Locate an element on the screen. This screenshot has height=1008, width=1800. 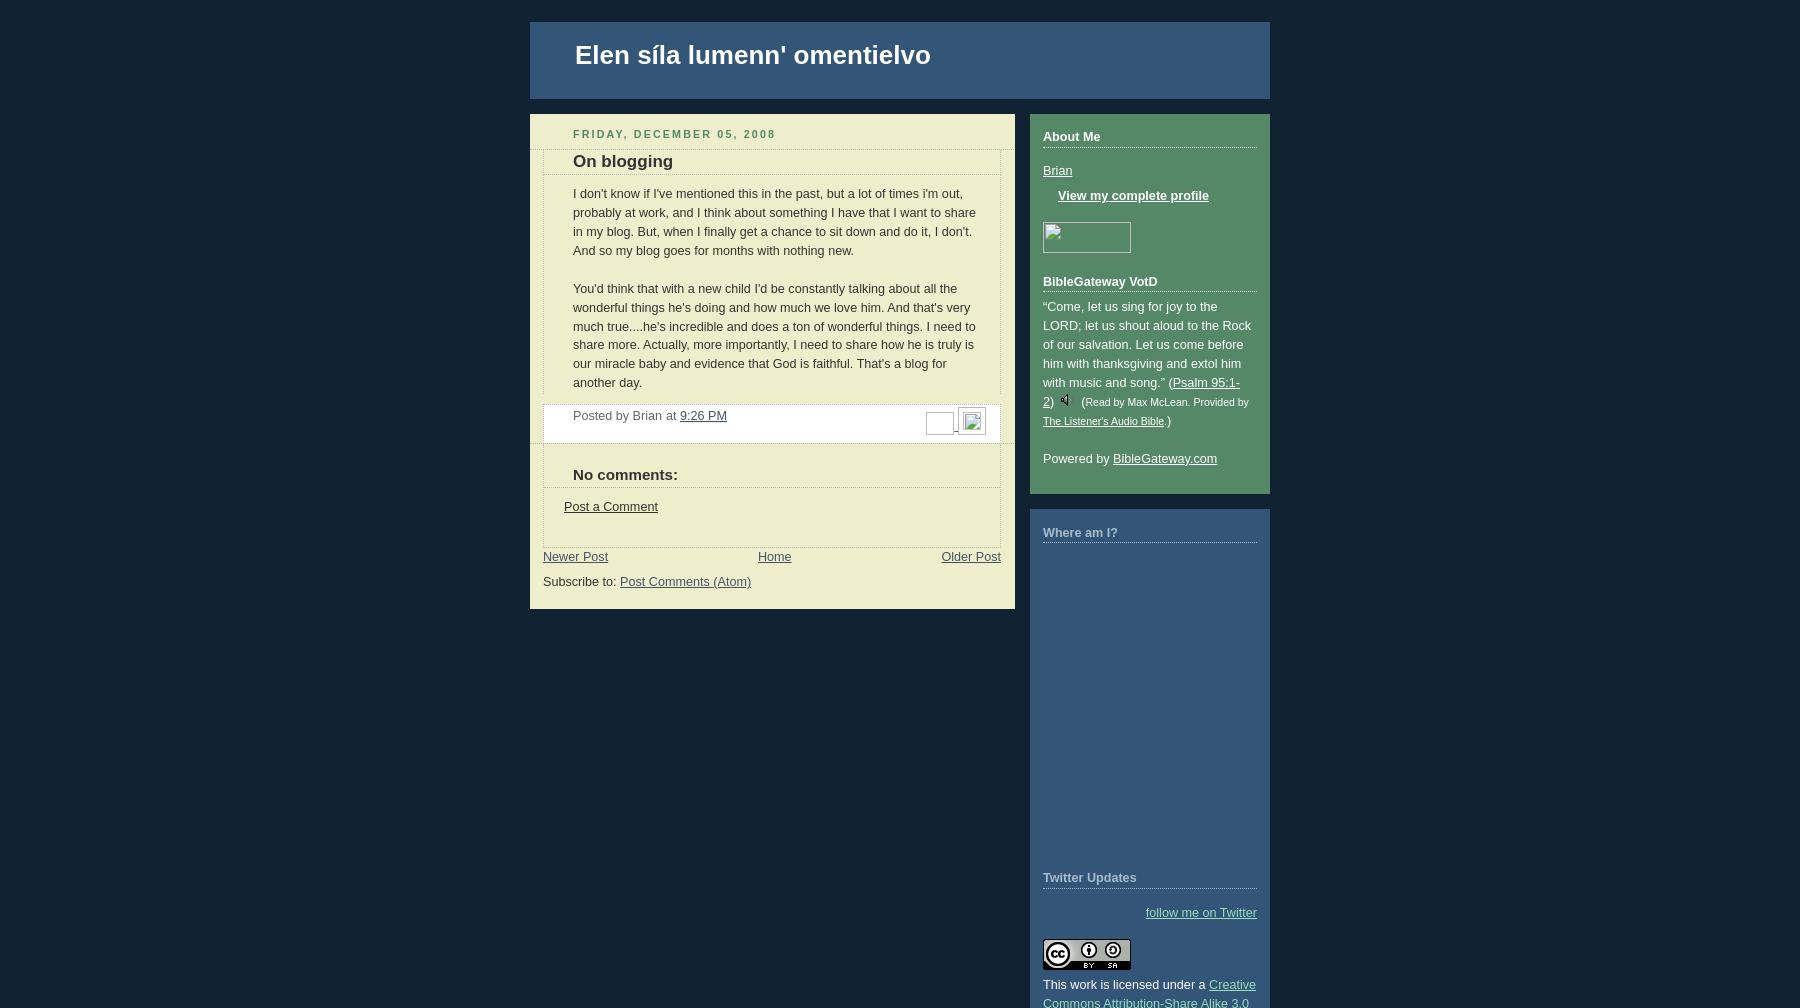
'Powered by' is located at coordinates (1042, 458).